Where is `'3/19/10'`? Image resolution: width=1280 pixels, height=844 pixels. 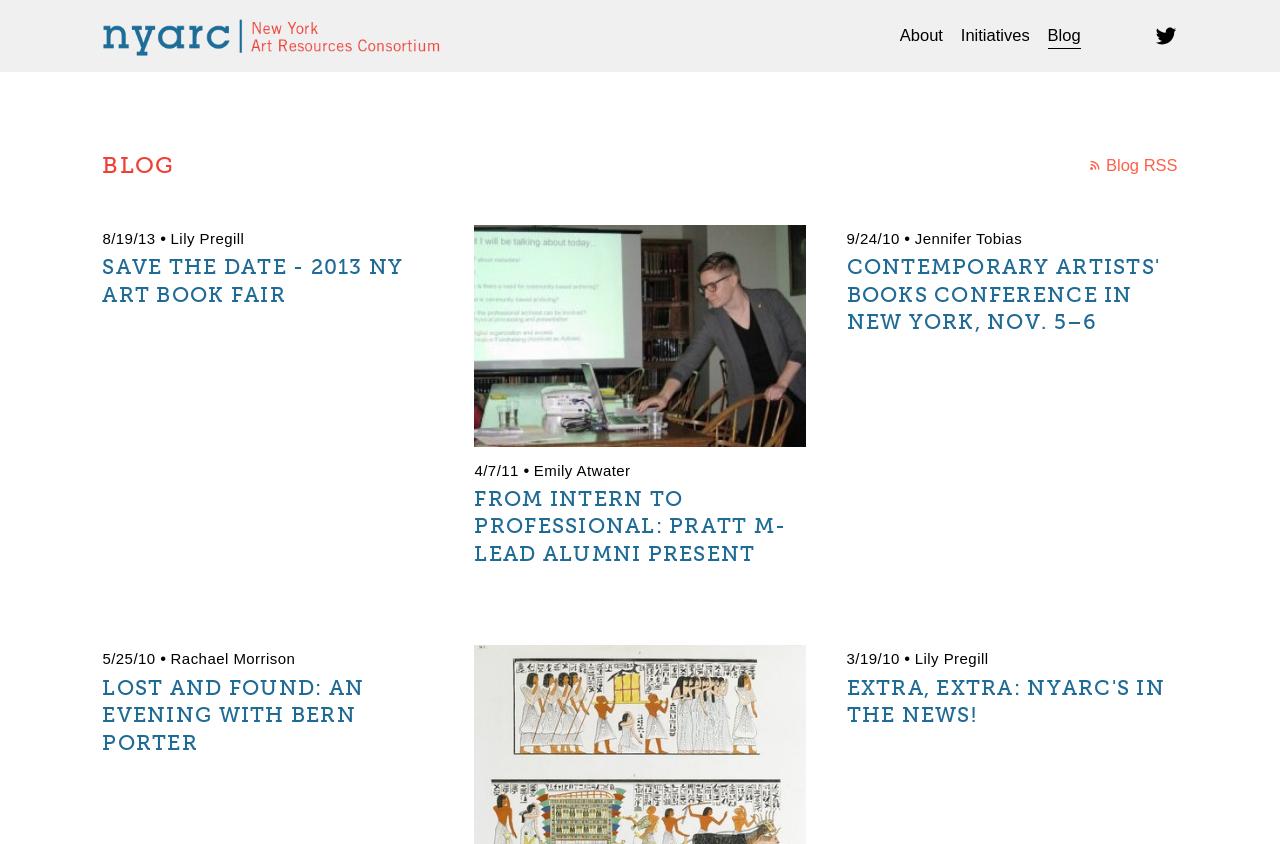
'3/19/10' is located at coordinates (872, 657).